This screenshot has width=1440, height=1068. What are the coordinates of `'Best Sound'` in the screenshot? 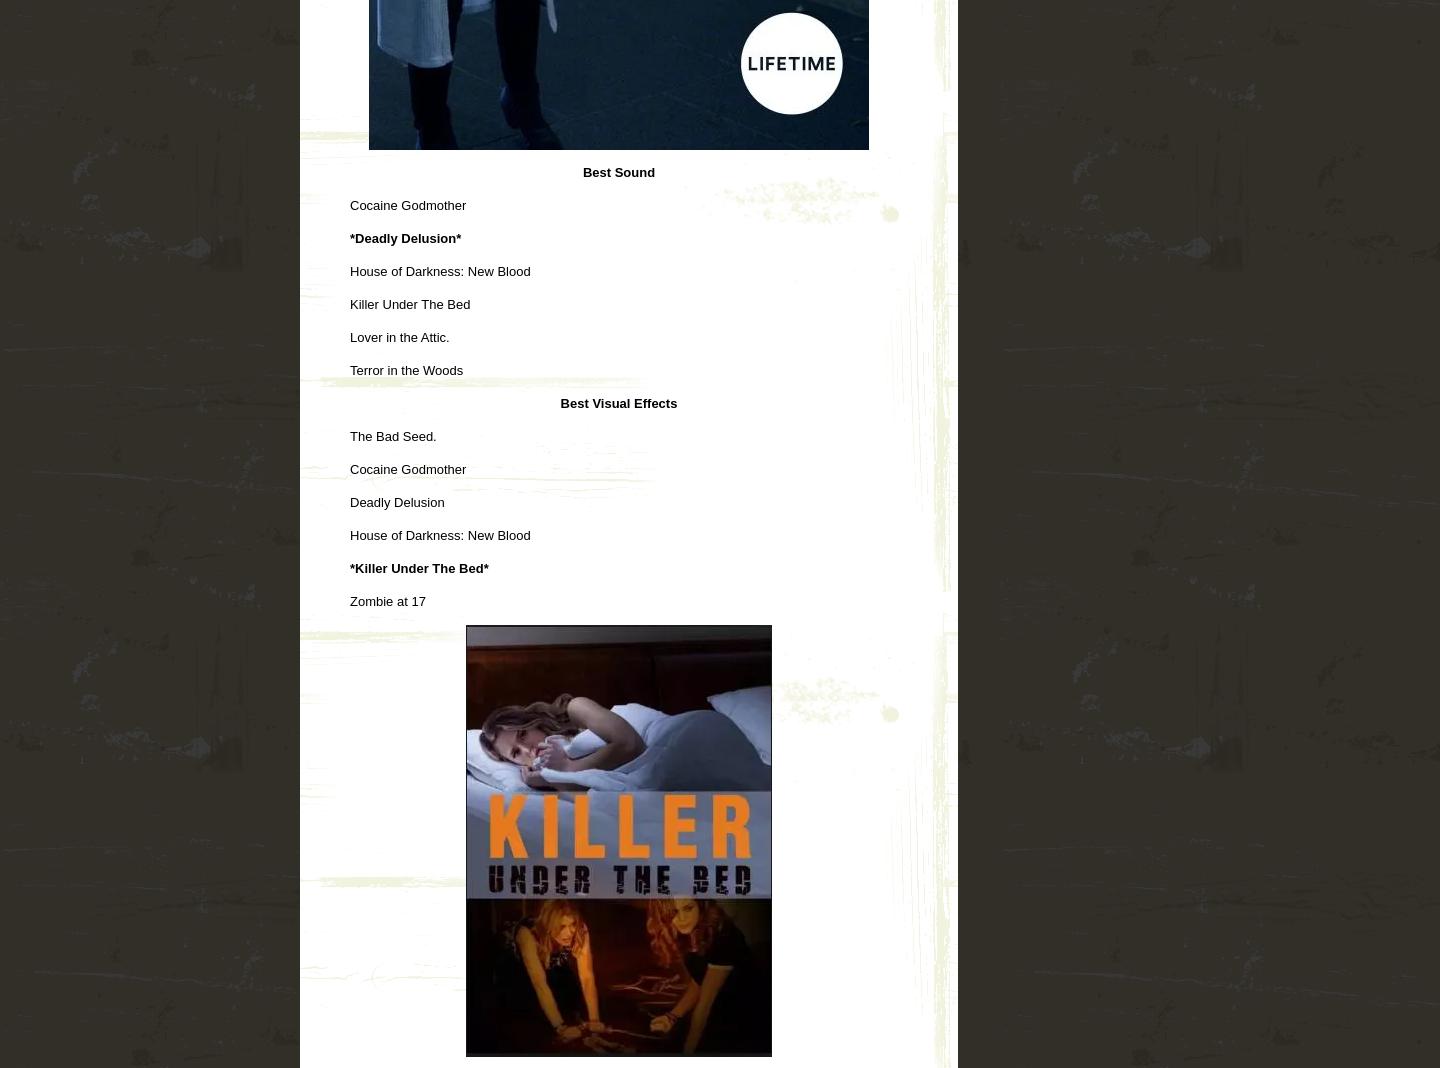 It's located at (617, 171).